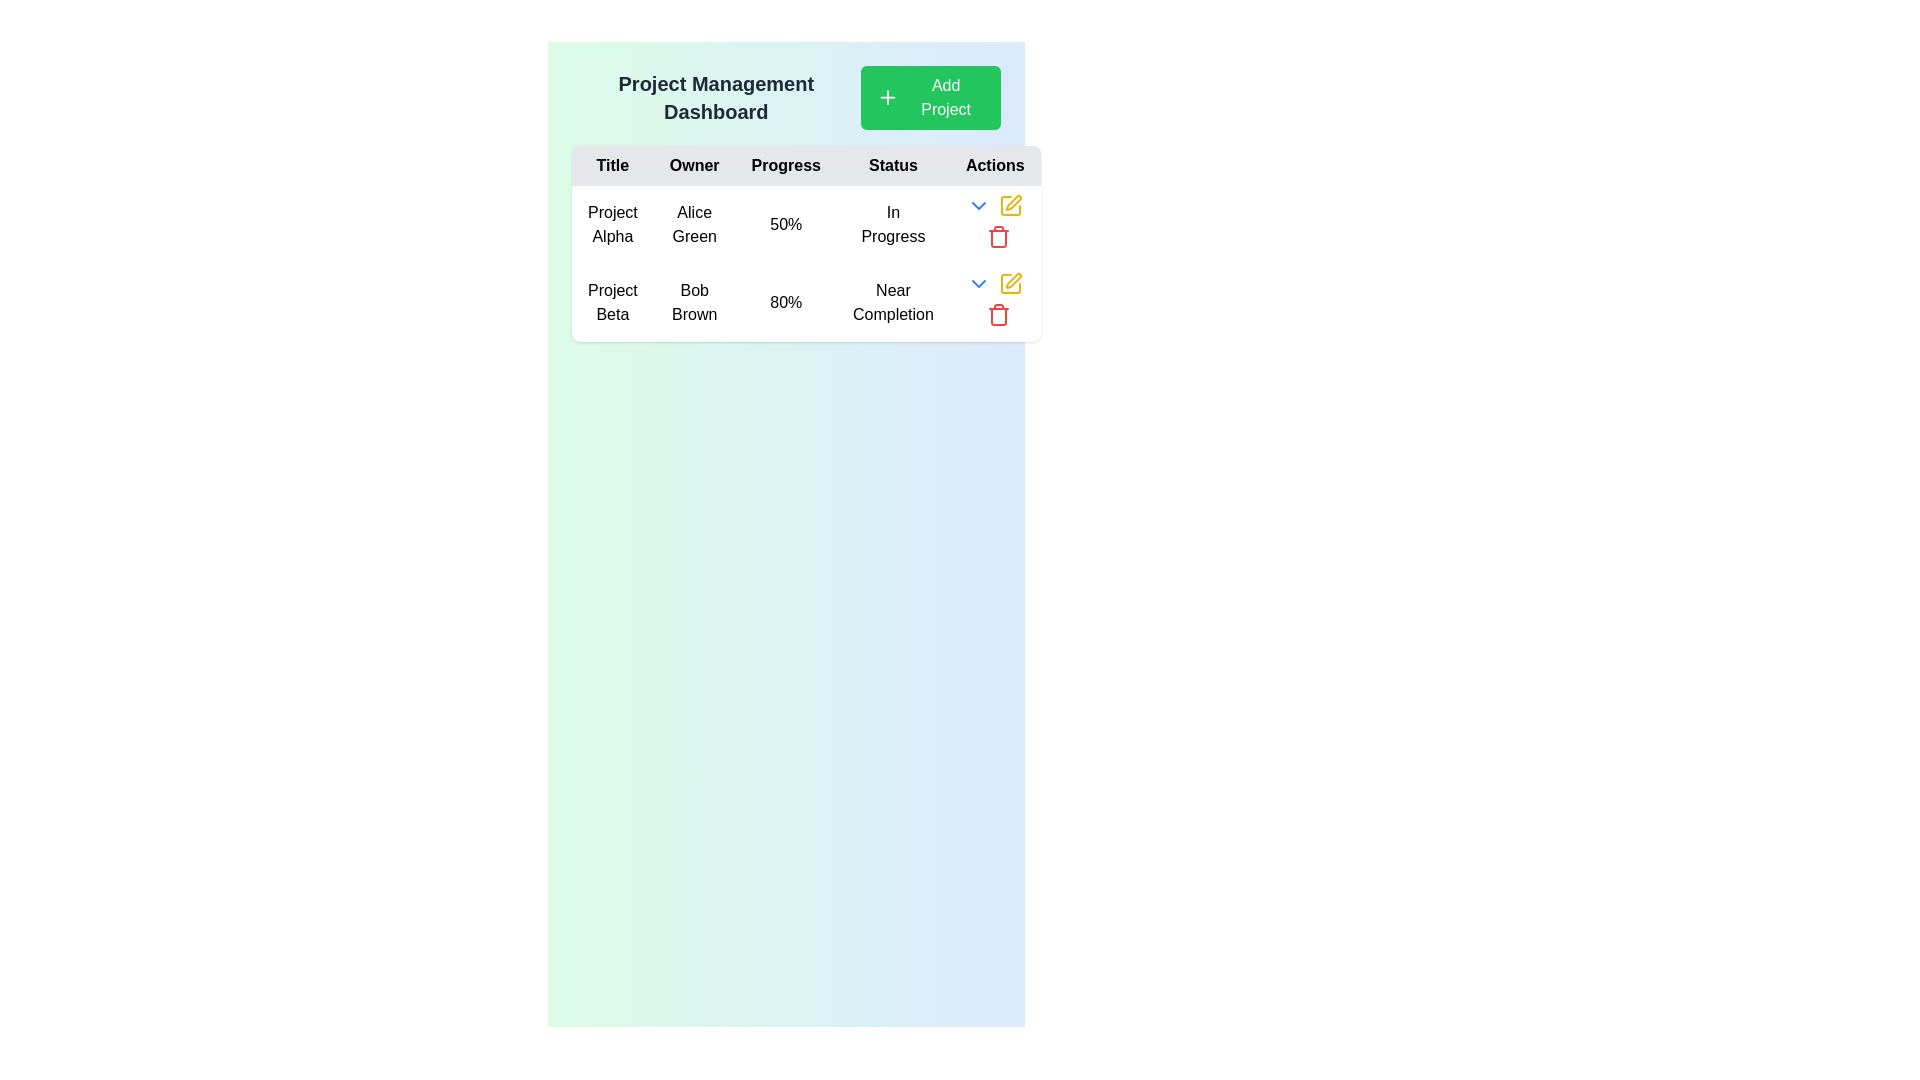 The image size is (1920, 1080). I want to click on the trash icon button in the second row of the 'Actions' column of the Project Management Dashboard, so click(999, 235).